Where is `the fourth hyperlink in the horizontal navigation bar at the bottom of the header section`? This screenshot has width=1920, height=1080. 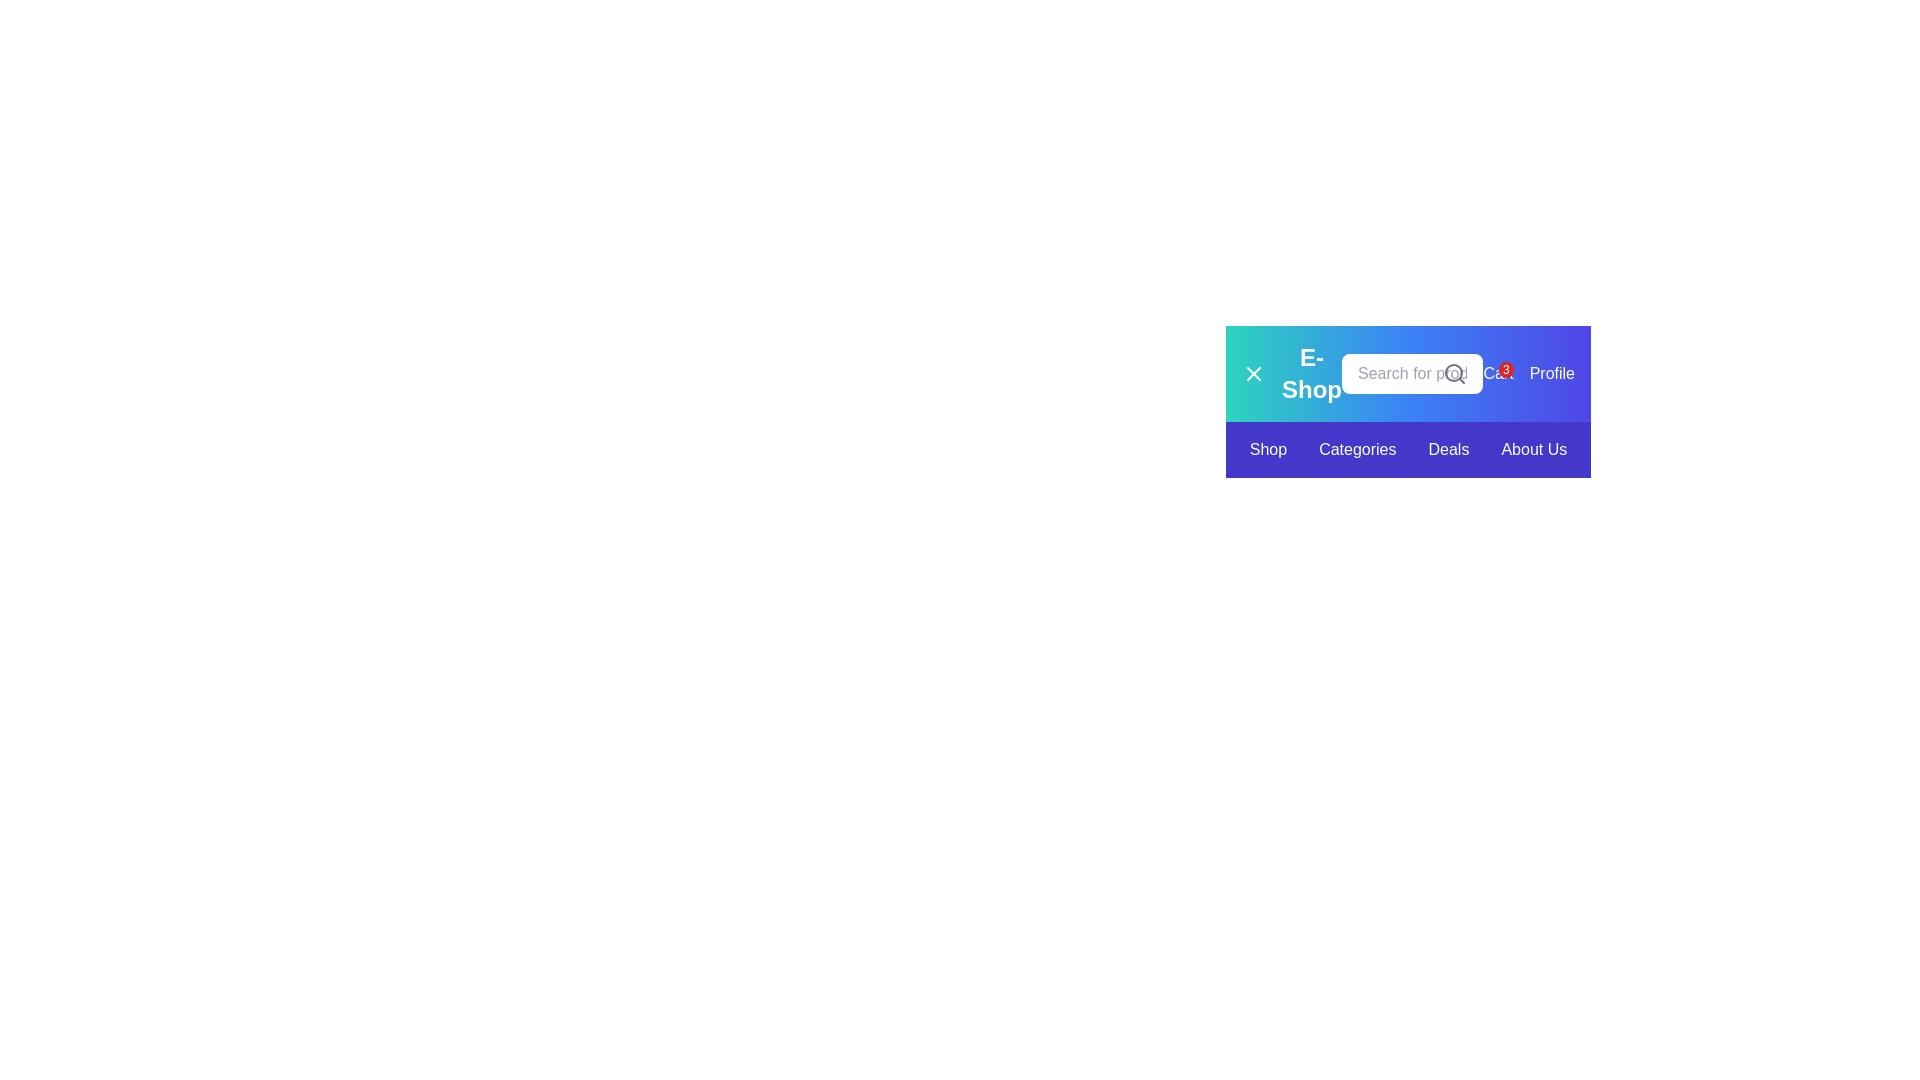
the fourth hyperlink in the horizontal navigation bar at the bottom of the header section is located at coordinates (1533, 450).